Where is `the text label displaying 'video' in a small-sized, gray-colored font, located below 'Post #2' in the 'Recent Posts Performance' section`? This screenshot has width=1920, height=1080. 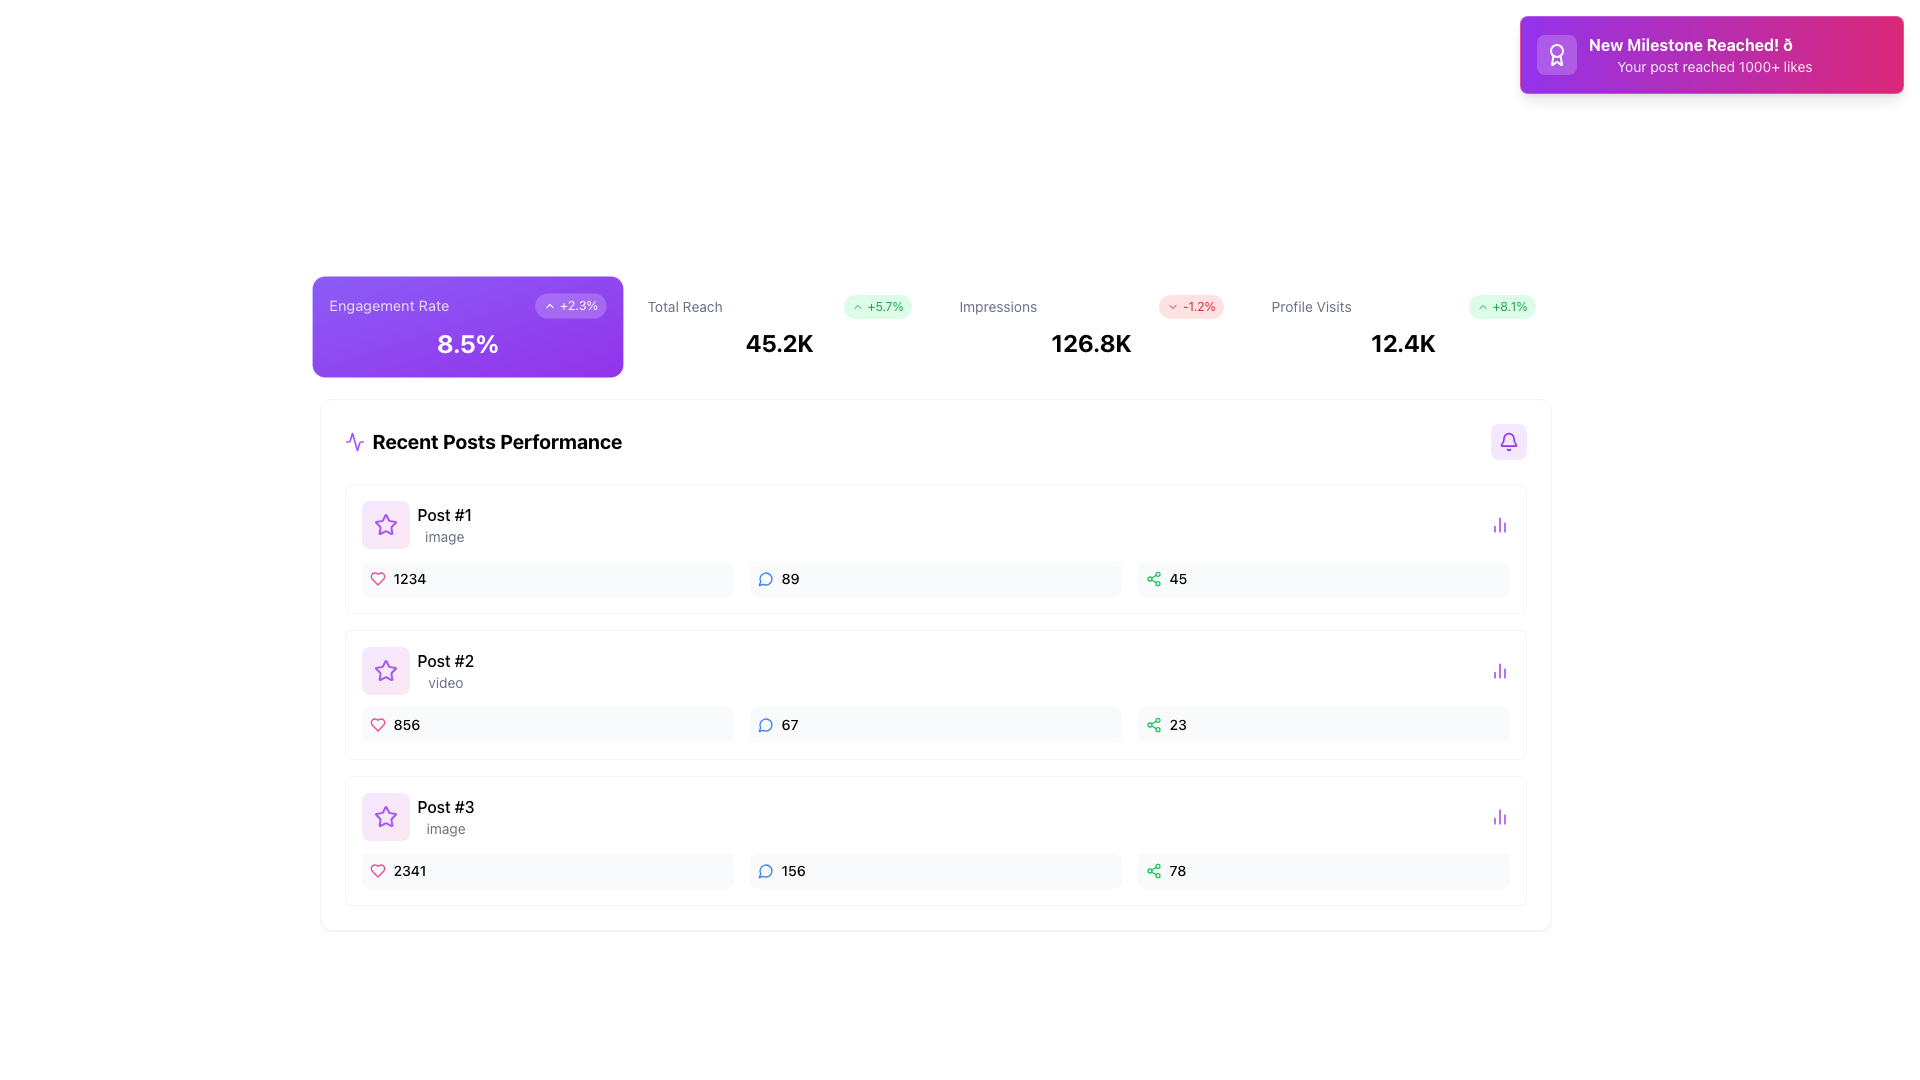 the text label displaying 'video' in a small-sized, gray-colored font, located below 'Post #2' in the 'Recent Posts Performance' section is located at coordinates (444, 681).